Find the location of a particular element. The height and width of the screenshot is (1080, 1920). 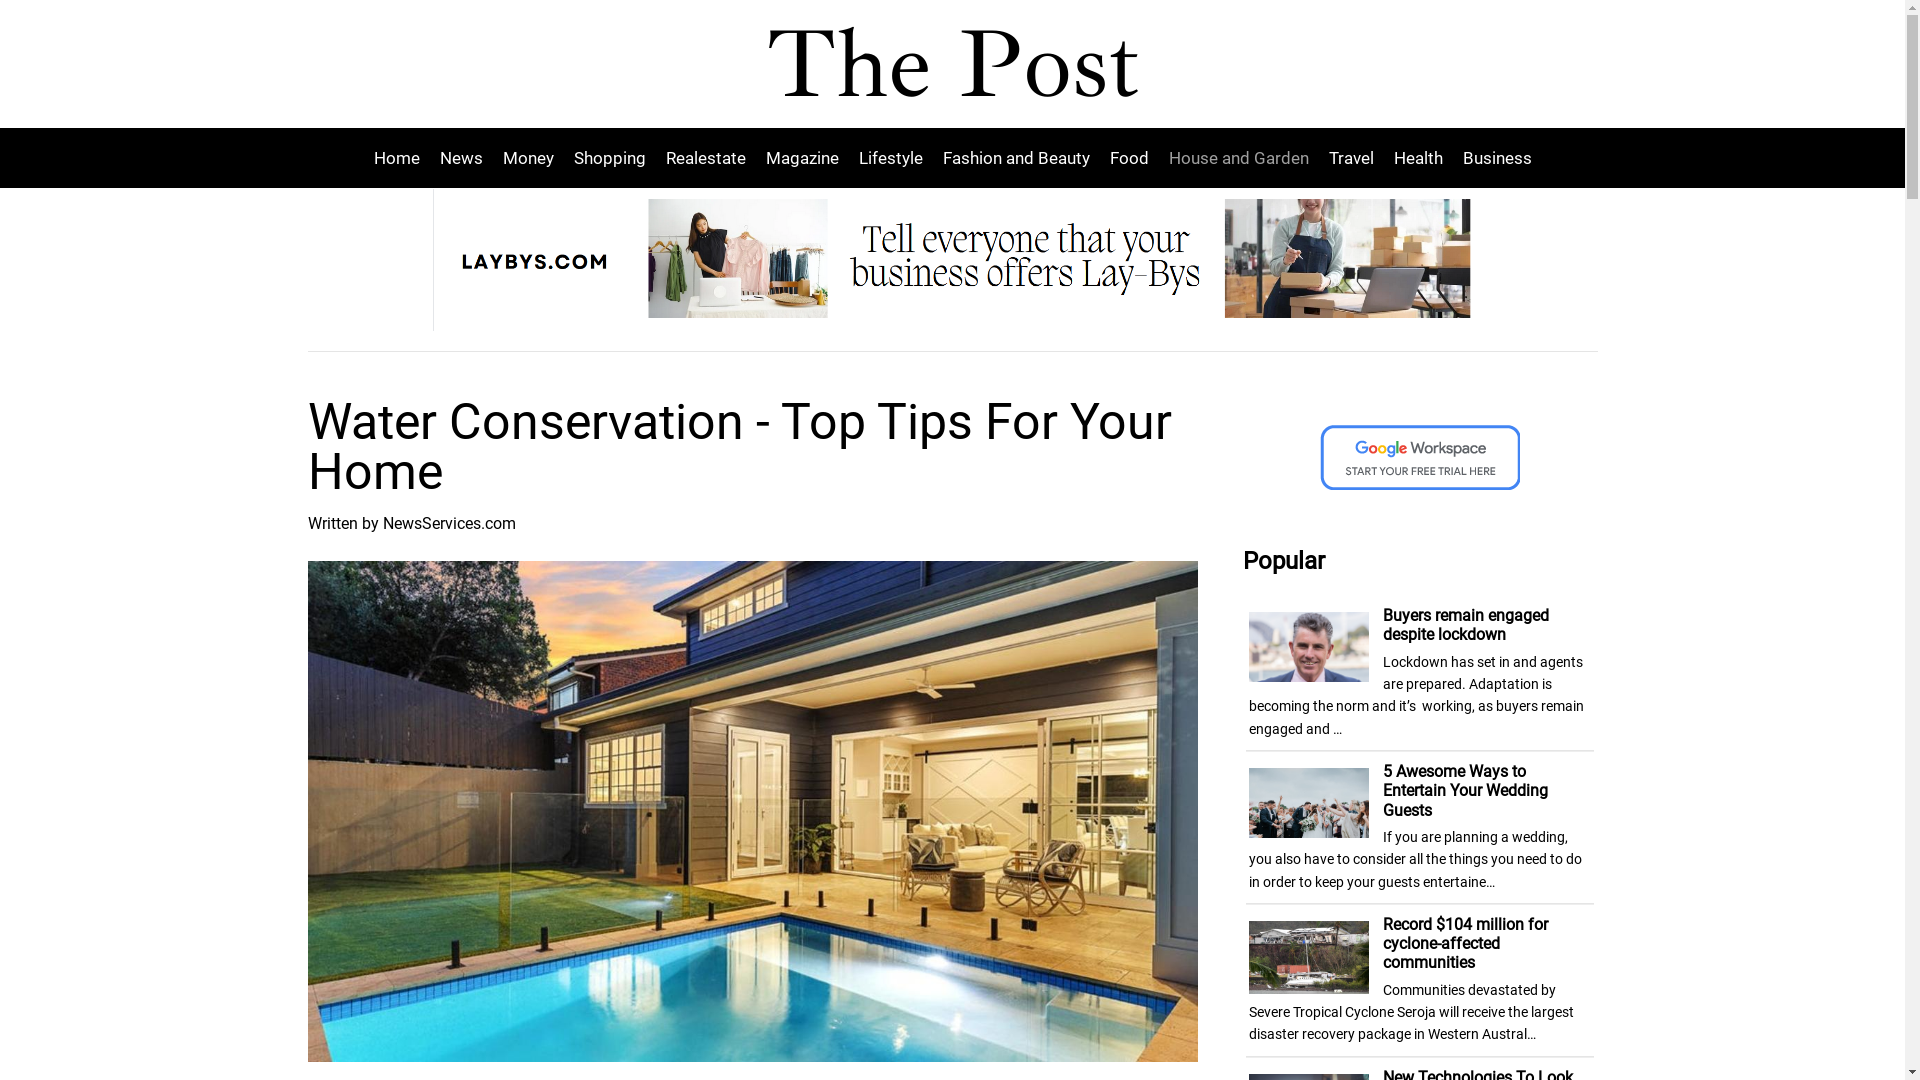

'News' is located at coordinates (460, 157).